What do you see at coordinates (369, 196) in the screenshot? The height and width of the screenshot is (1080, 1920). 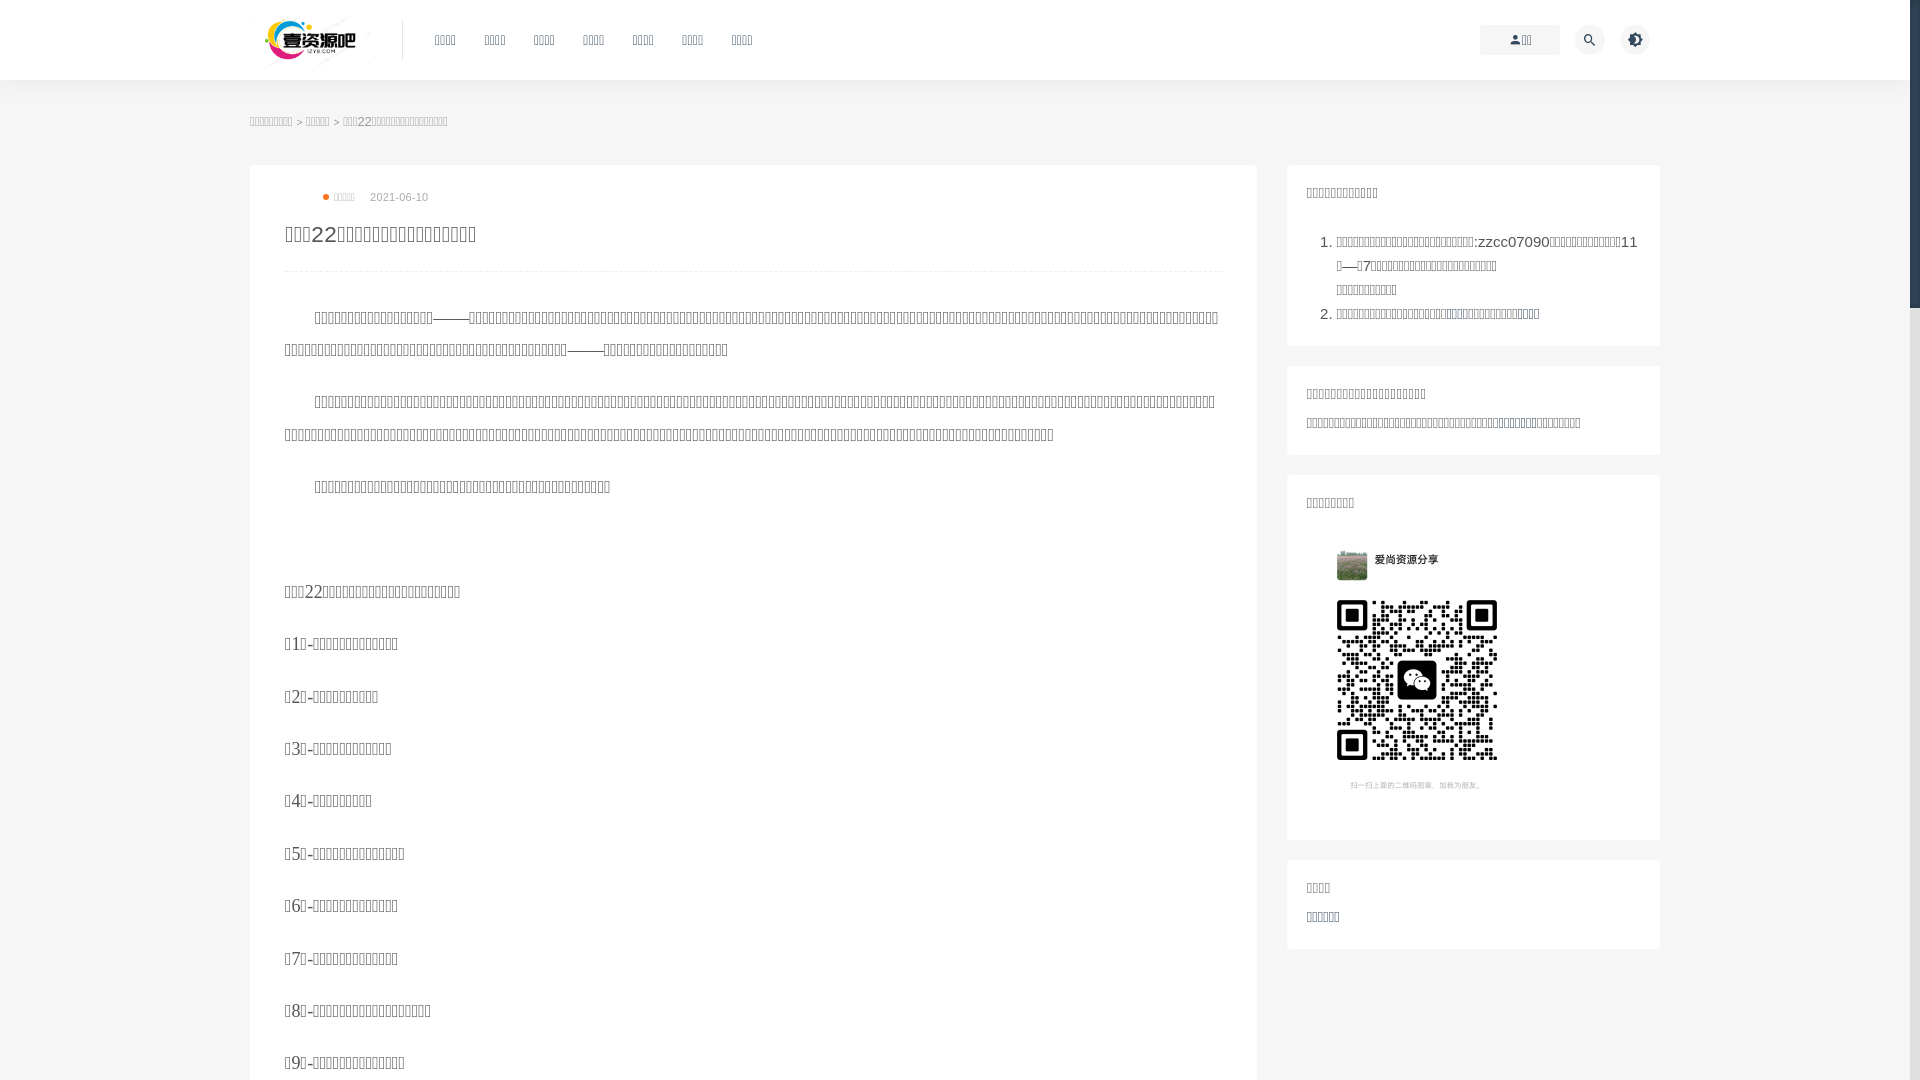 I see `'2021-06-10'` at bounding box center [369, 196].